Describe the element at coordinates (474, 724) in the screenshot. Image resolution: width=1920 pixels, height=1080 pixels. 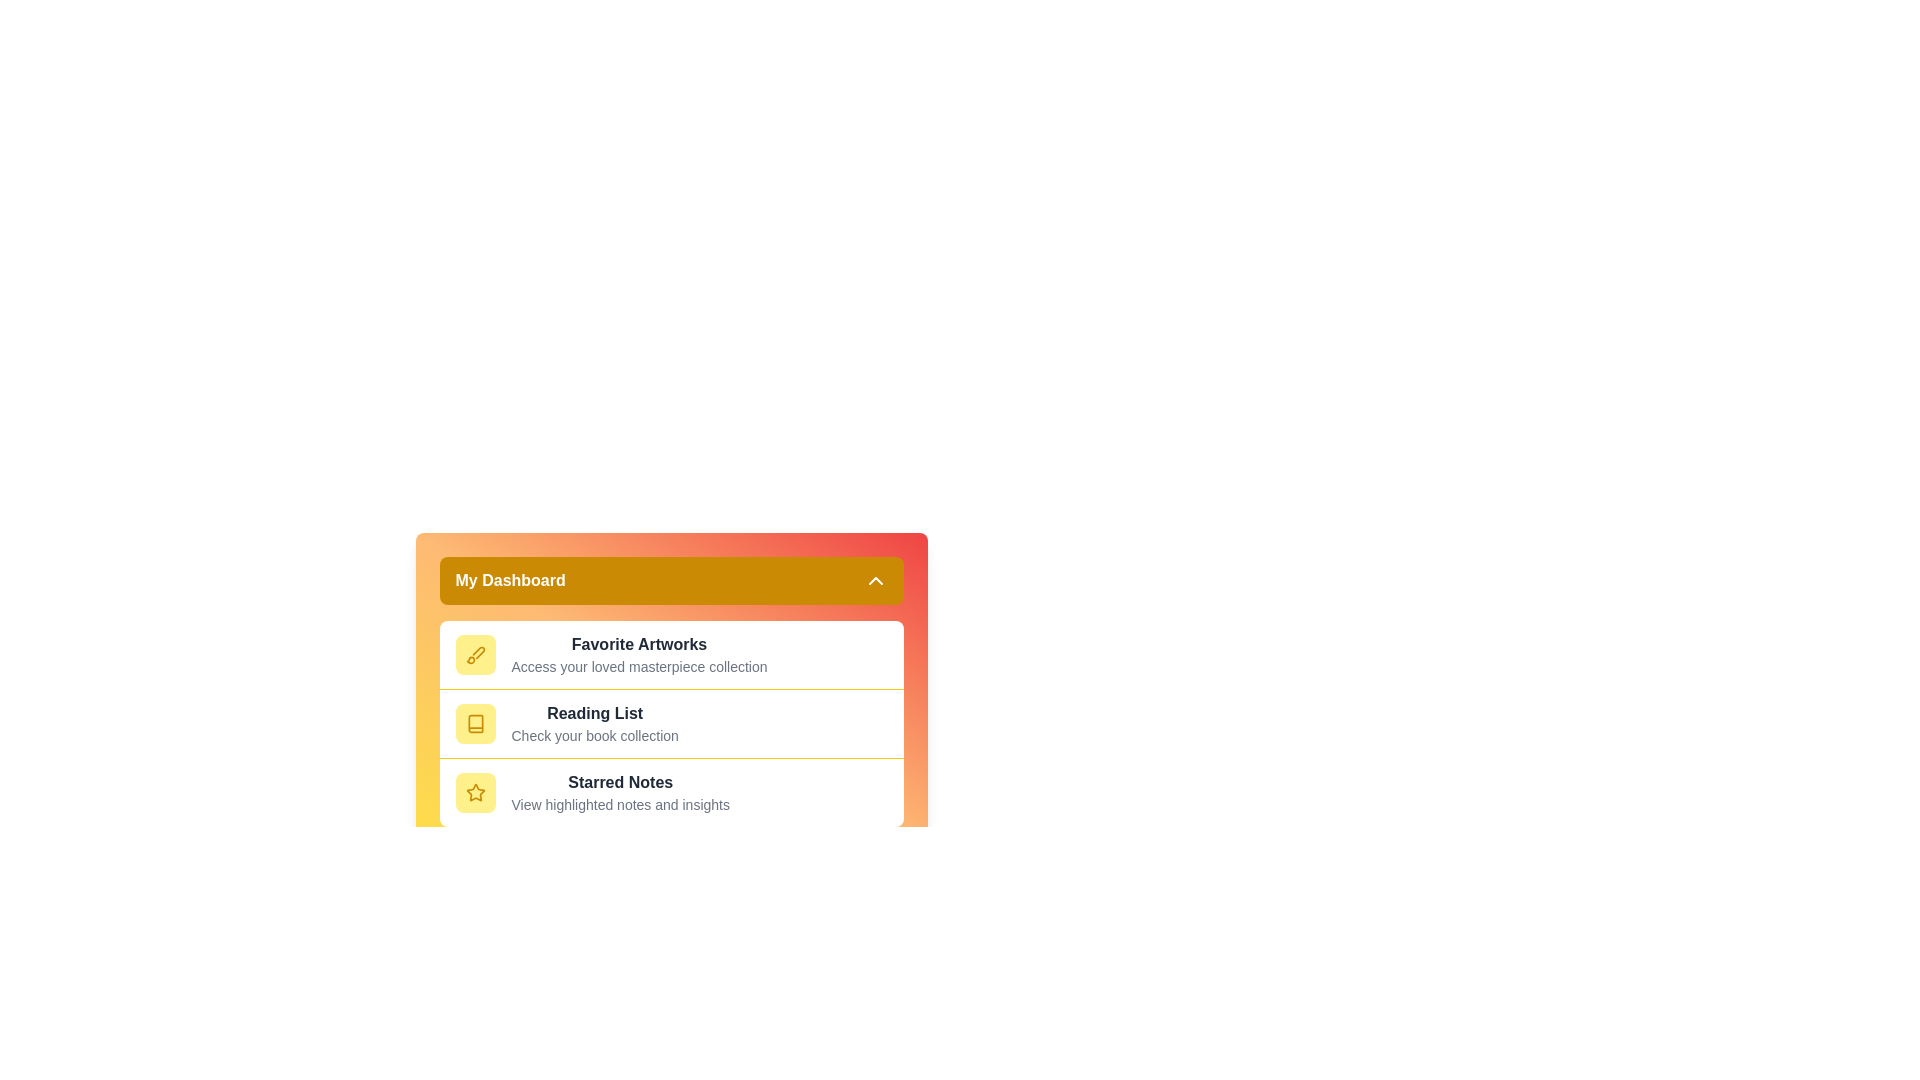
I see `the stylized open book icon located in the second list item under the 'My Dashboard' section, adjacent to the 'Reading List' label` at that location.